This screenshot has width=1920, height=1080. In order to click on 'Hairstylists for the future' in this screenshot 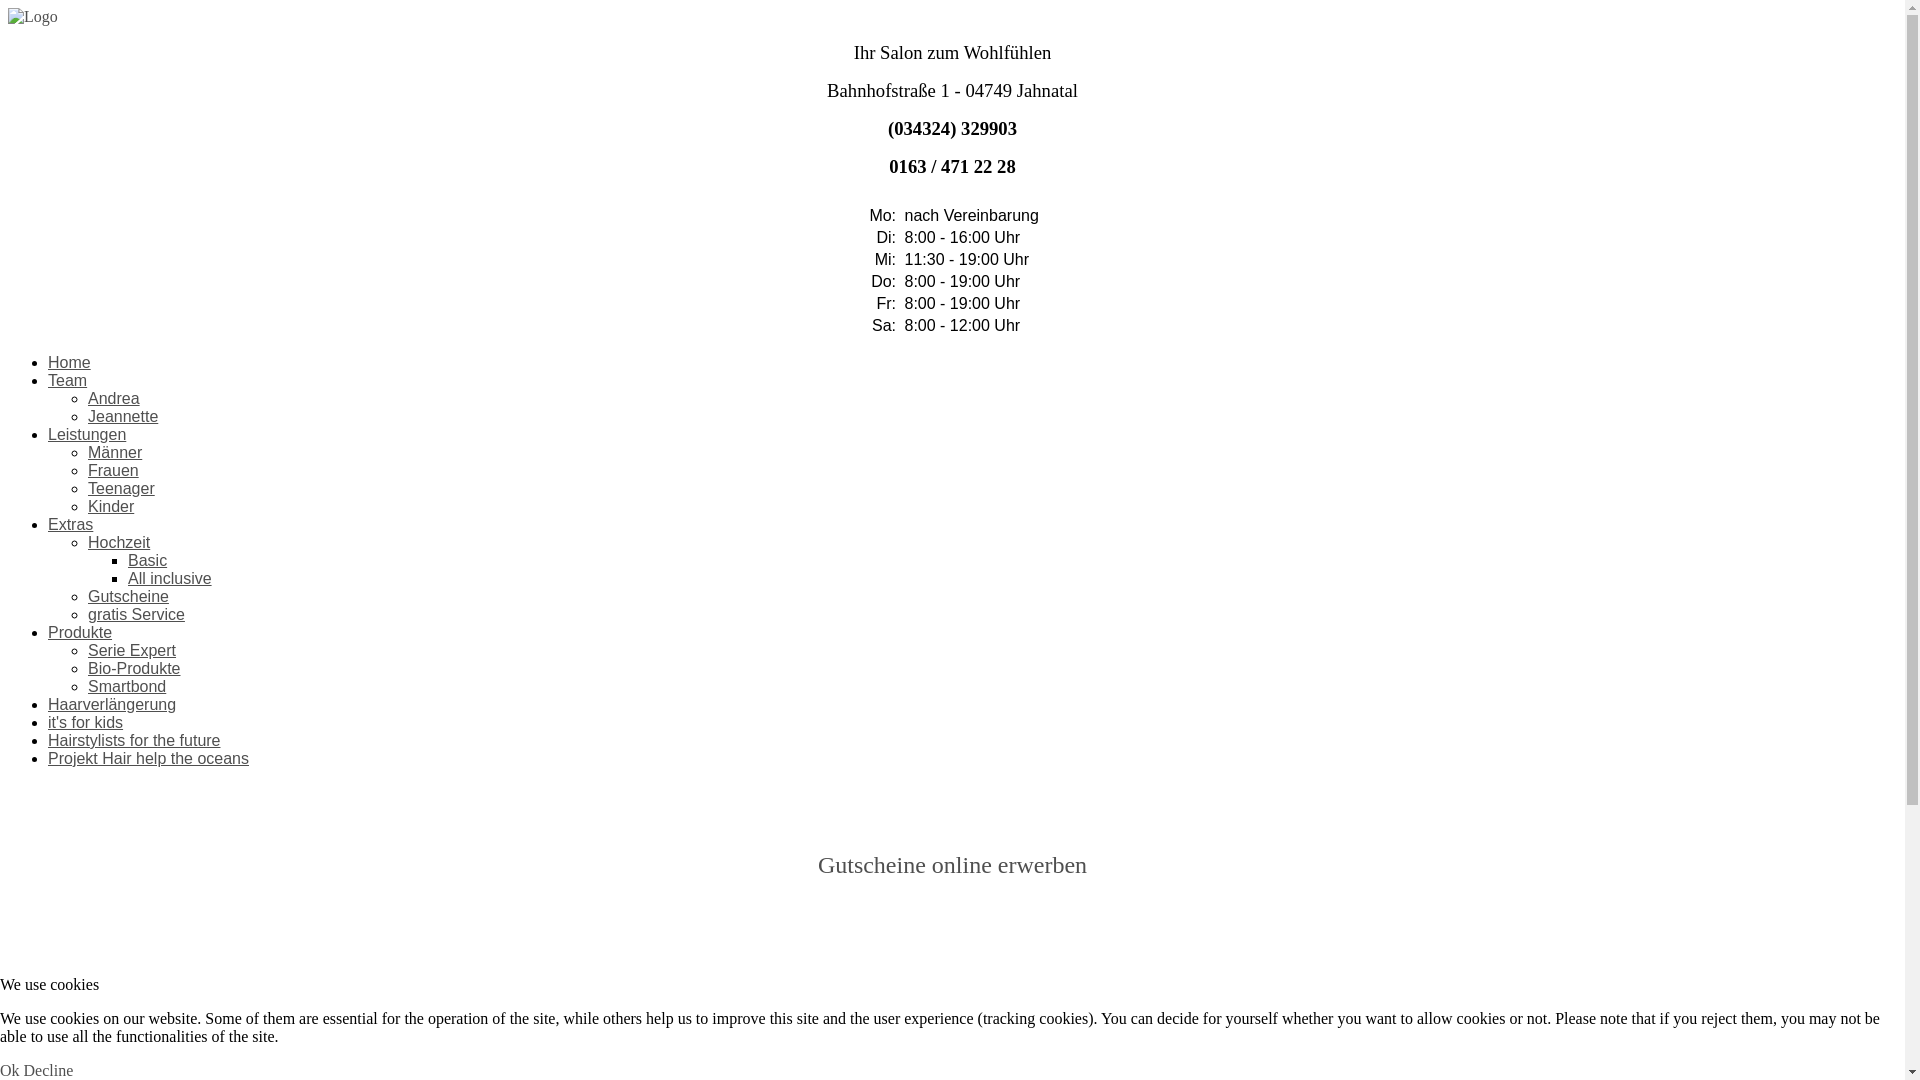, I will do `click(133, 740)`.